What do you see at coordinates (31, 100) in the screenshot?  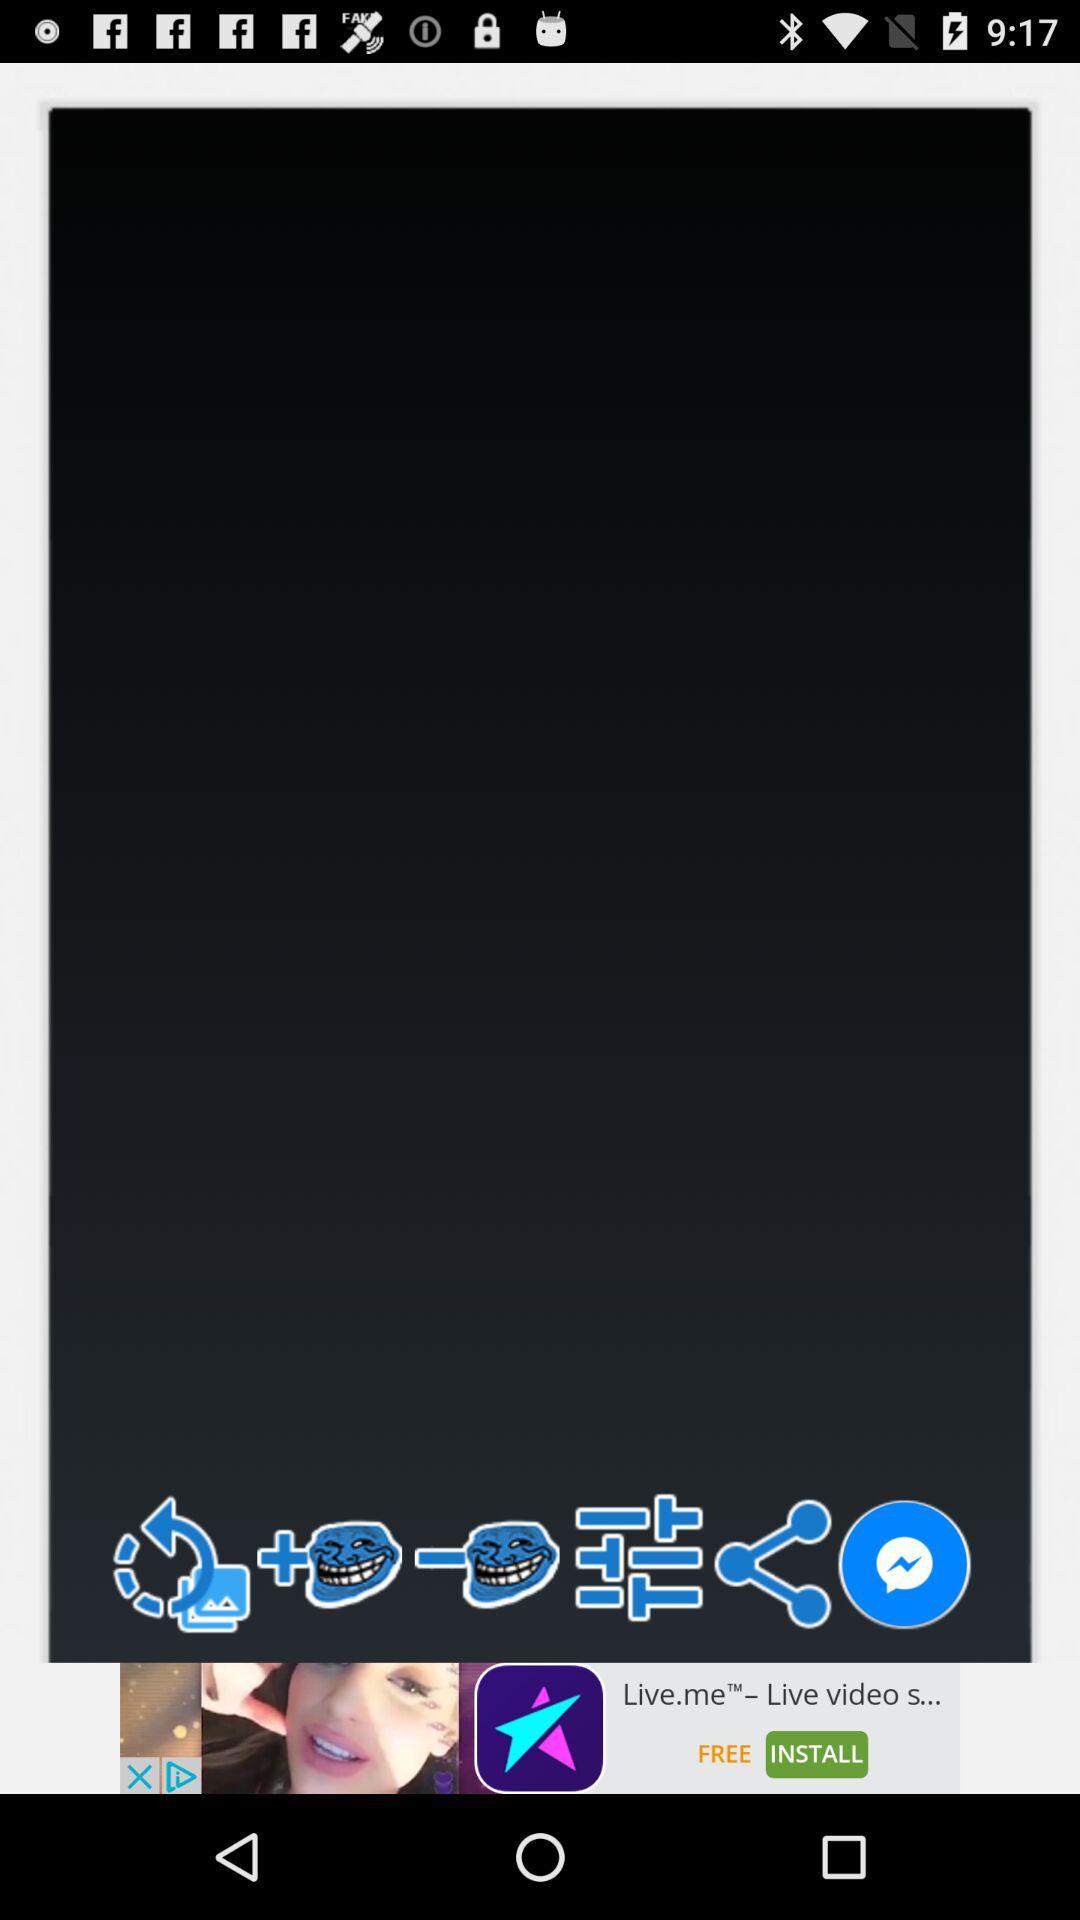 I see `the star icon` at bounding box center [31, 100].